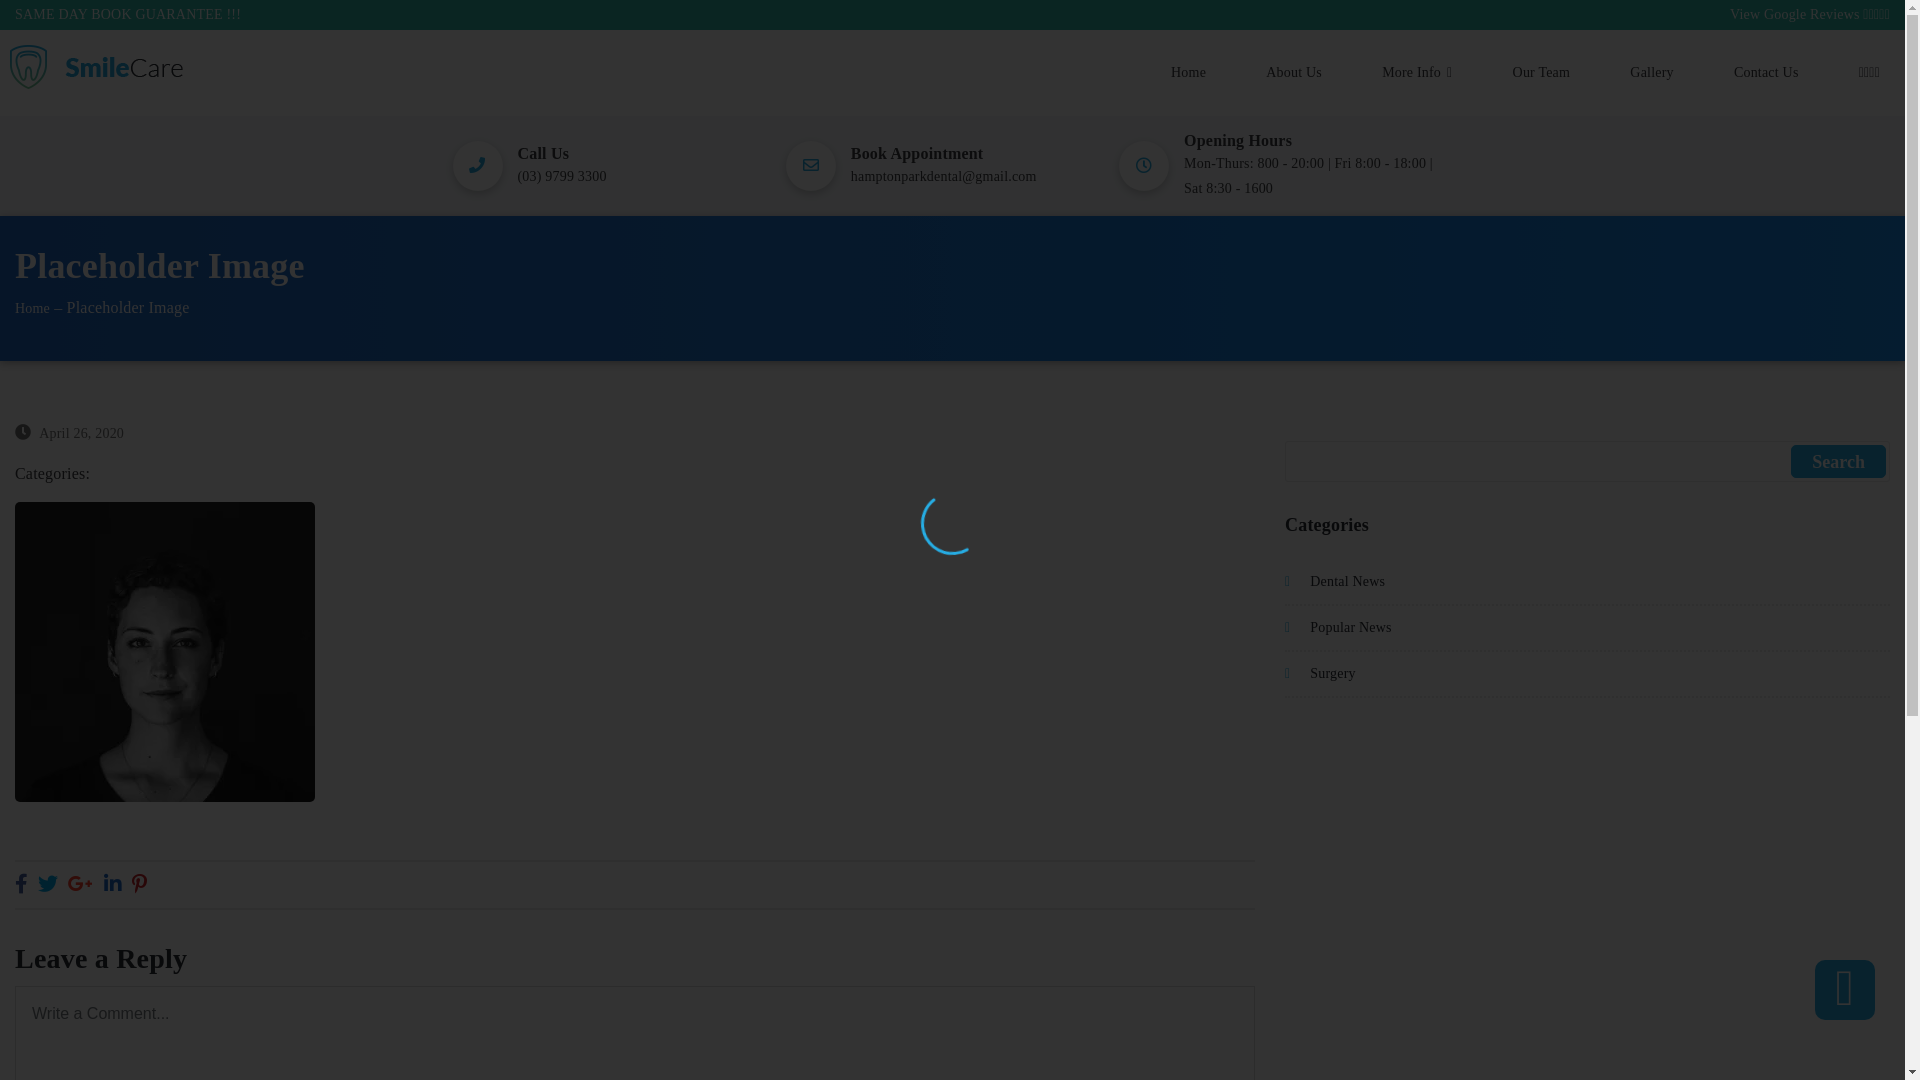 The width and height of the screenshot is (1920, 1080). What do you see at coordinates (1540, 71) in the screenshot?
I see `'Our Team'` at bounding box center [1540, 71].